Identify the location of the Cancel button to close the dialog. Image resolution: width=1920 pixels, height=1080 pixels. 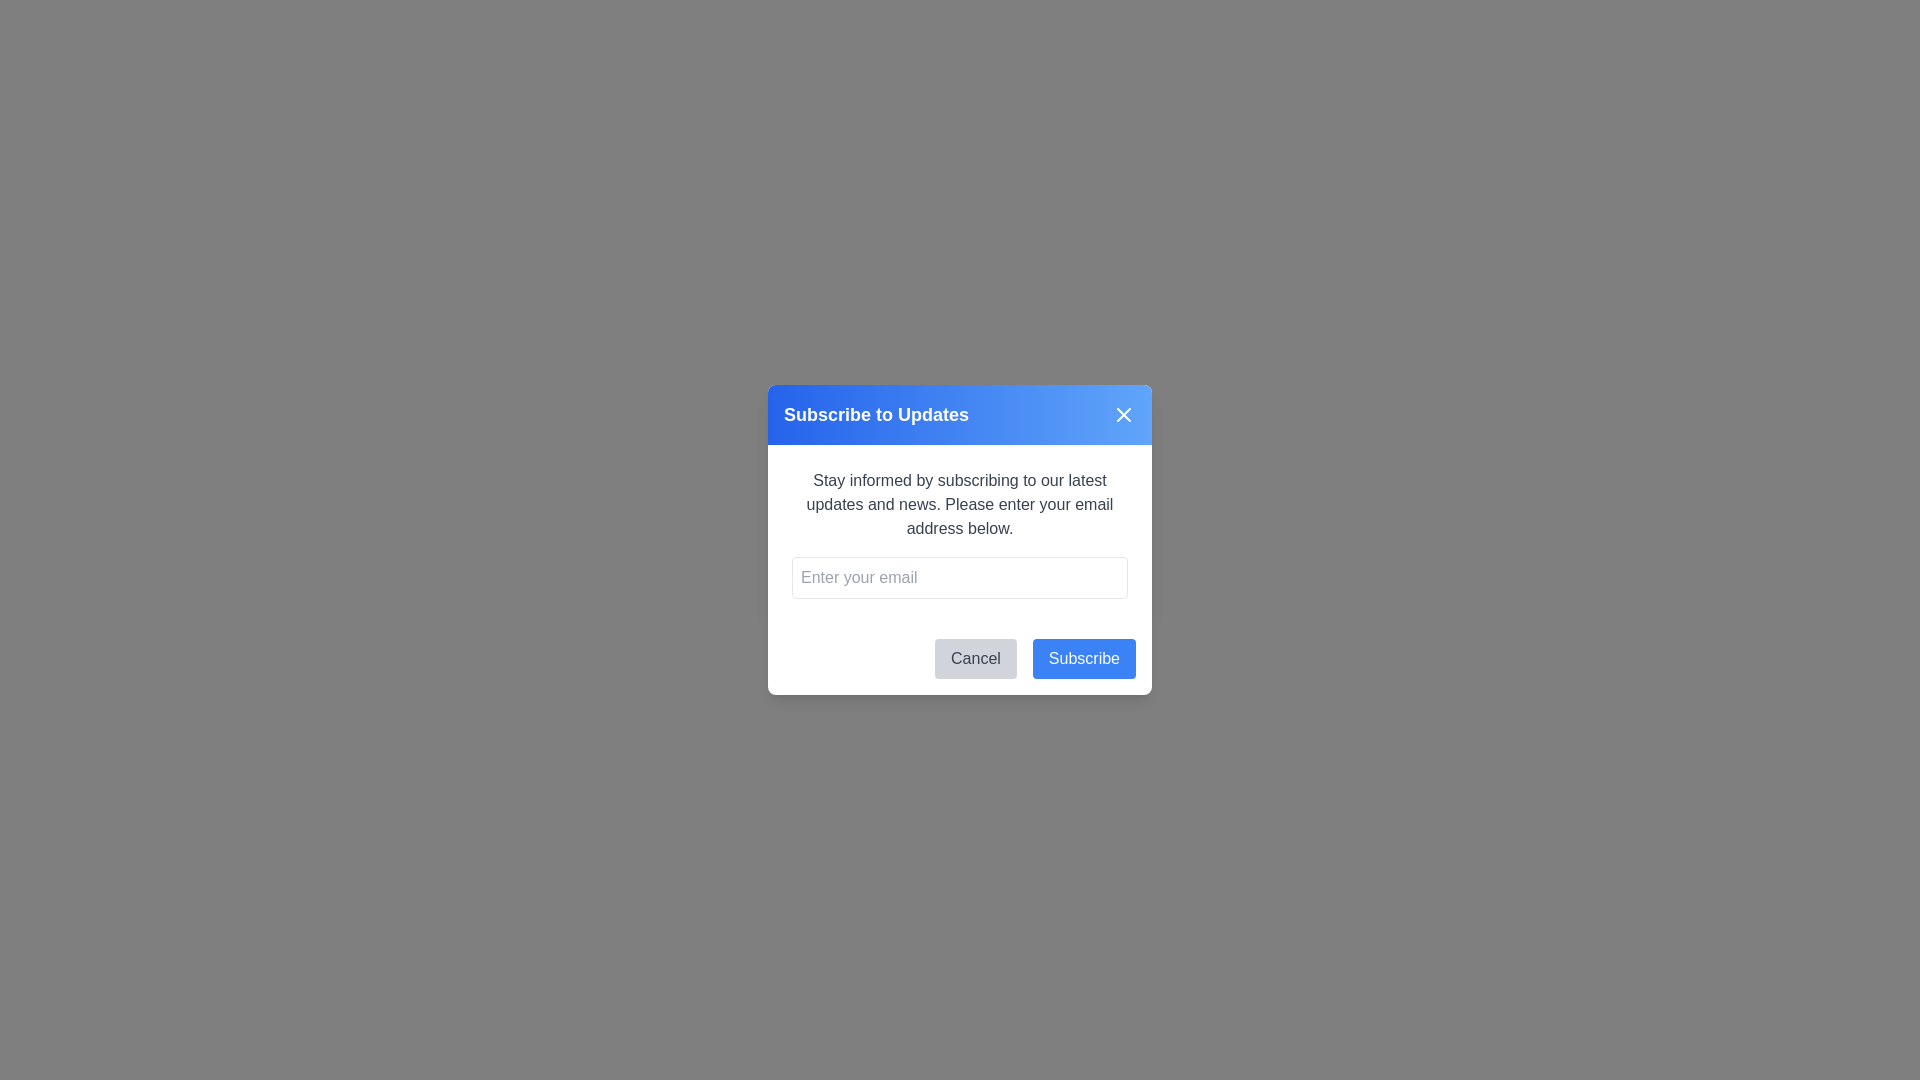
(975, 659).